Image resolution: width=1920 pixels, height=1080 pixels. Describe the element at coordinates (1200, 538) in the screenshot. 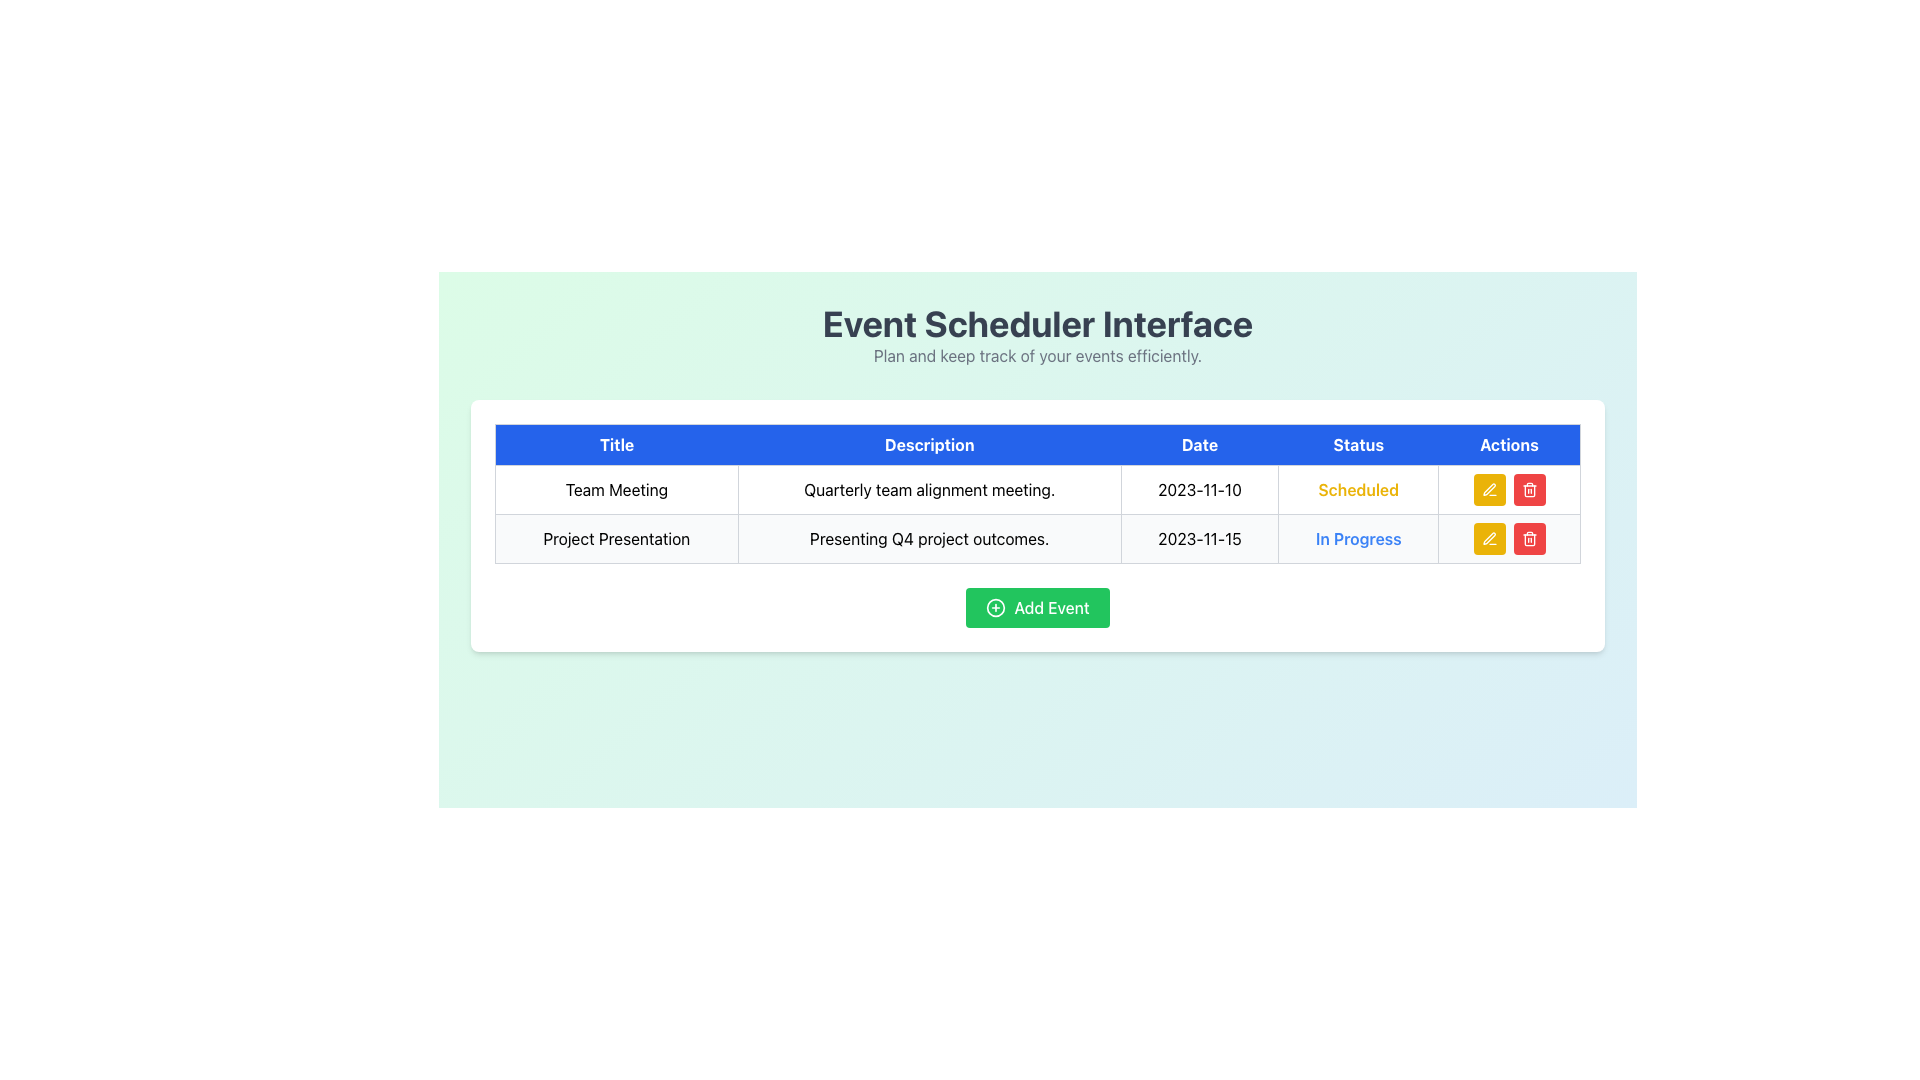

I see `date displayed in the table cell that contains the text '2023-11-15', located in the third column of the second row of the table` at that location.